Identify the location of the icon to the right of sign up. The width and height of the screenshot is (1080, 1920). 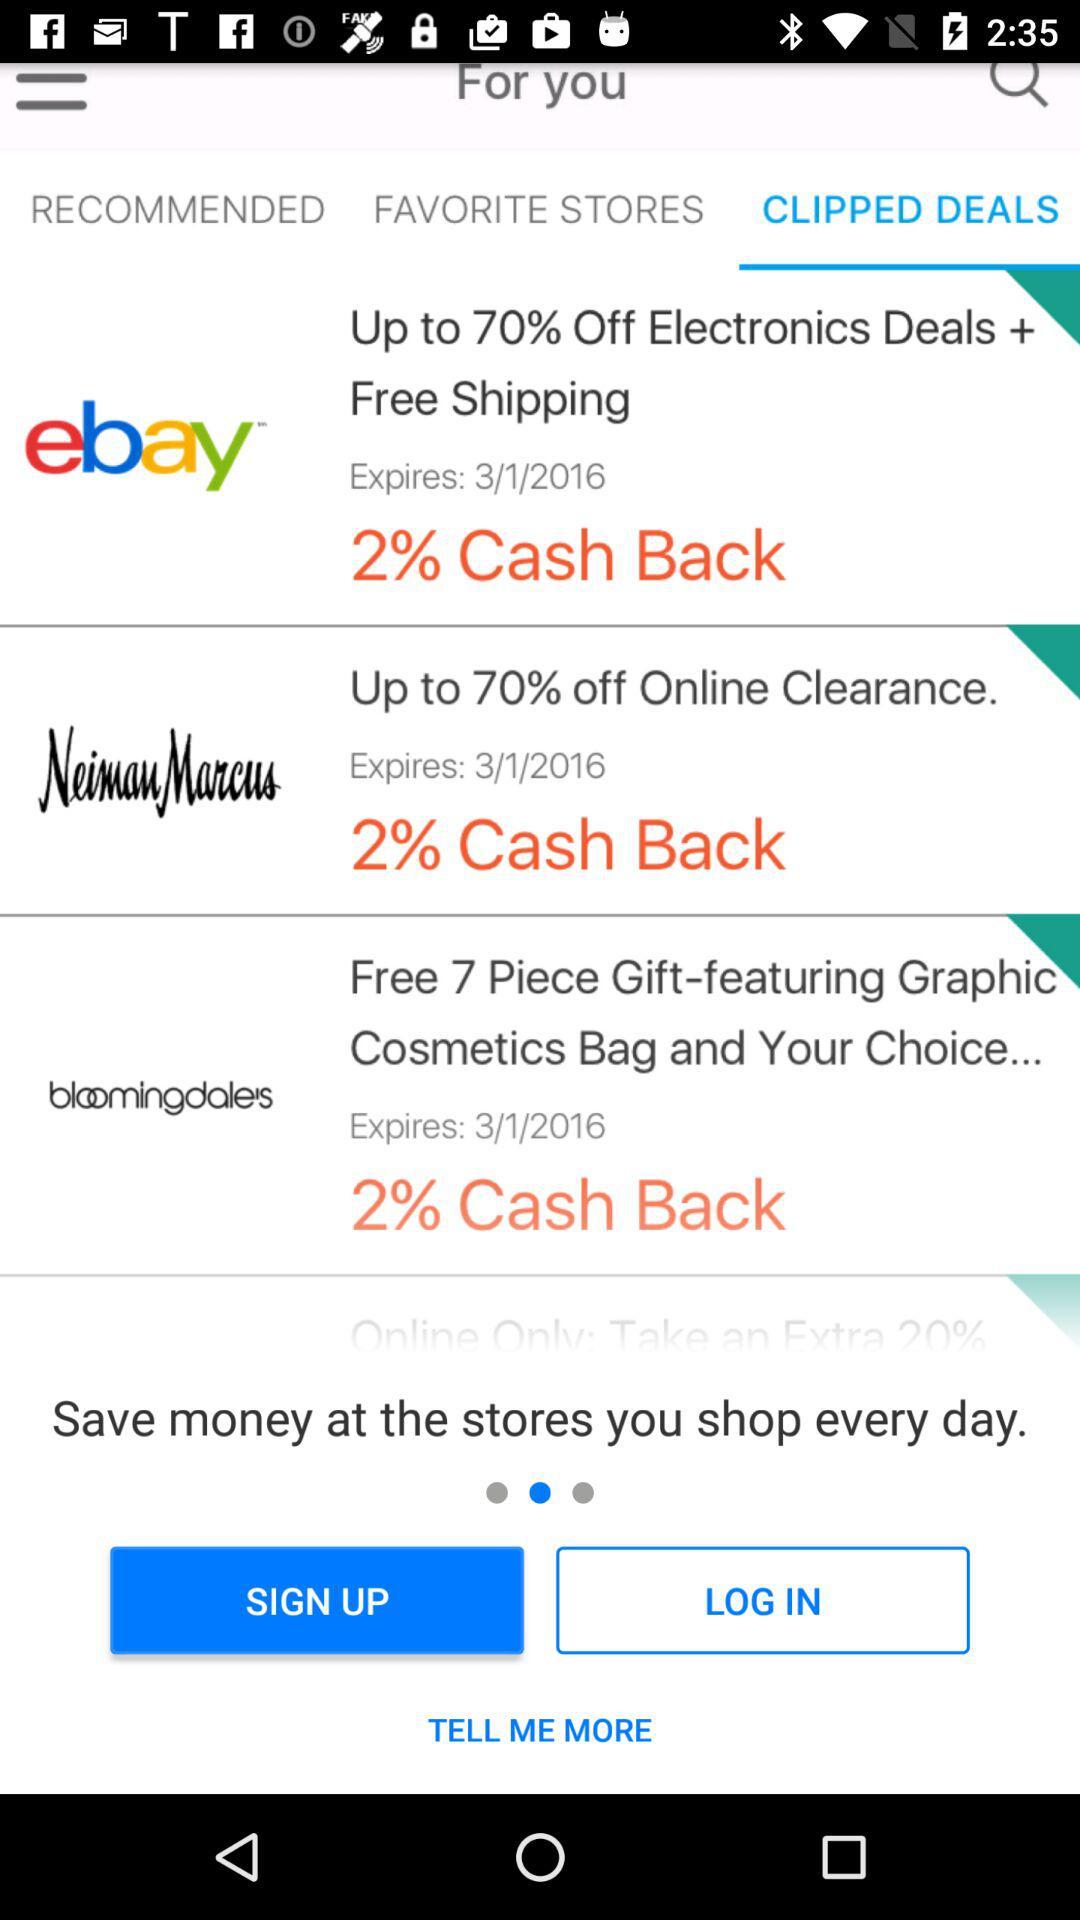
(762, 1600).